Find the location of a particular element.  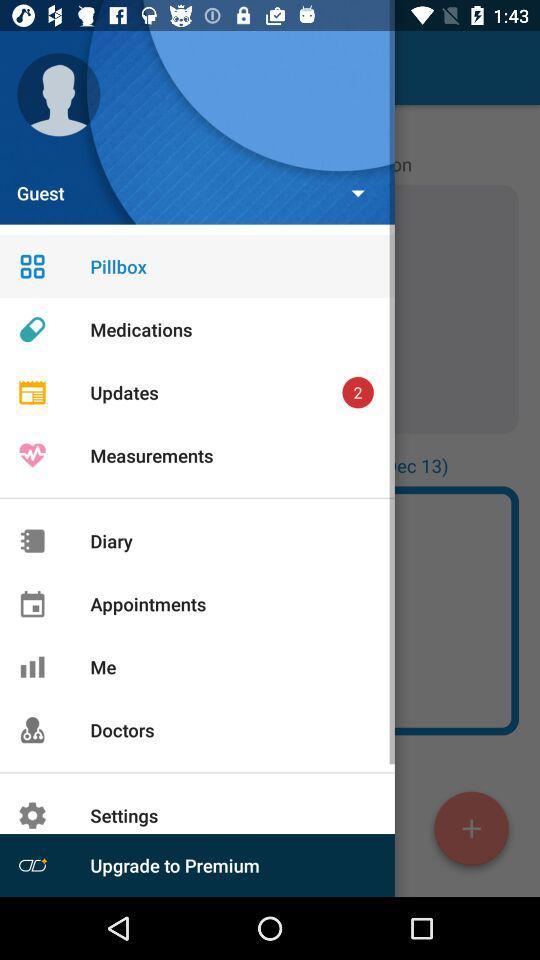

the add icon is located at coordinates (471, 832).